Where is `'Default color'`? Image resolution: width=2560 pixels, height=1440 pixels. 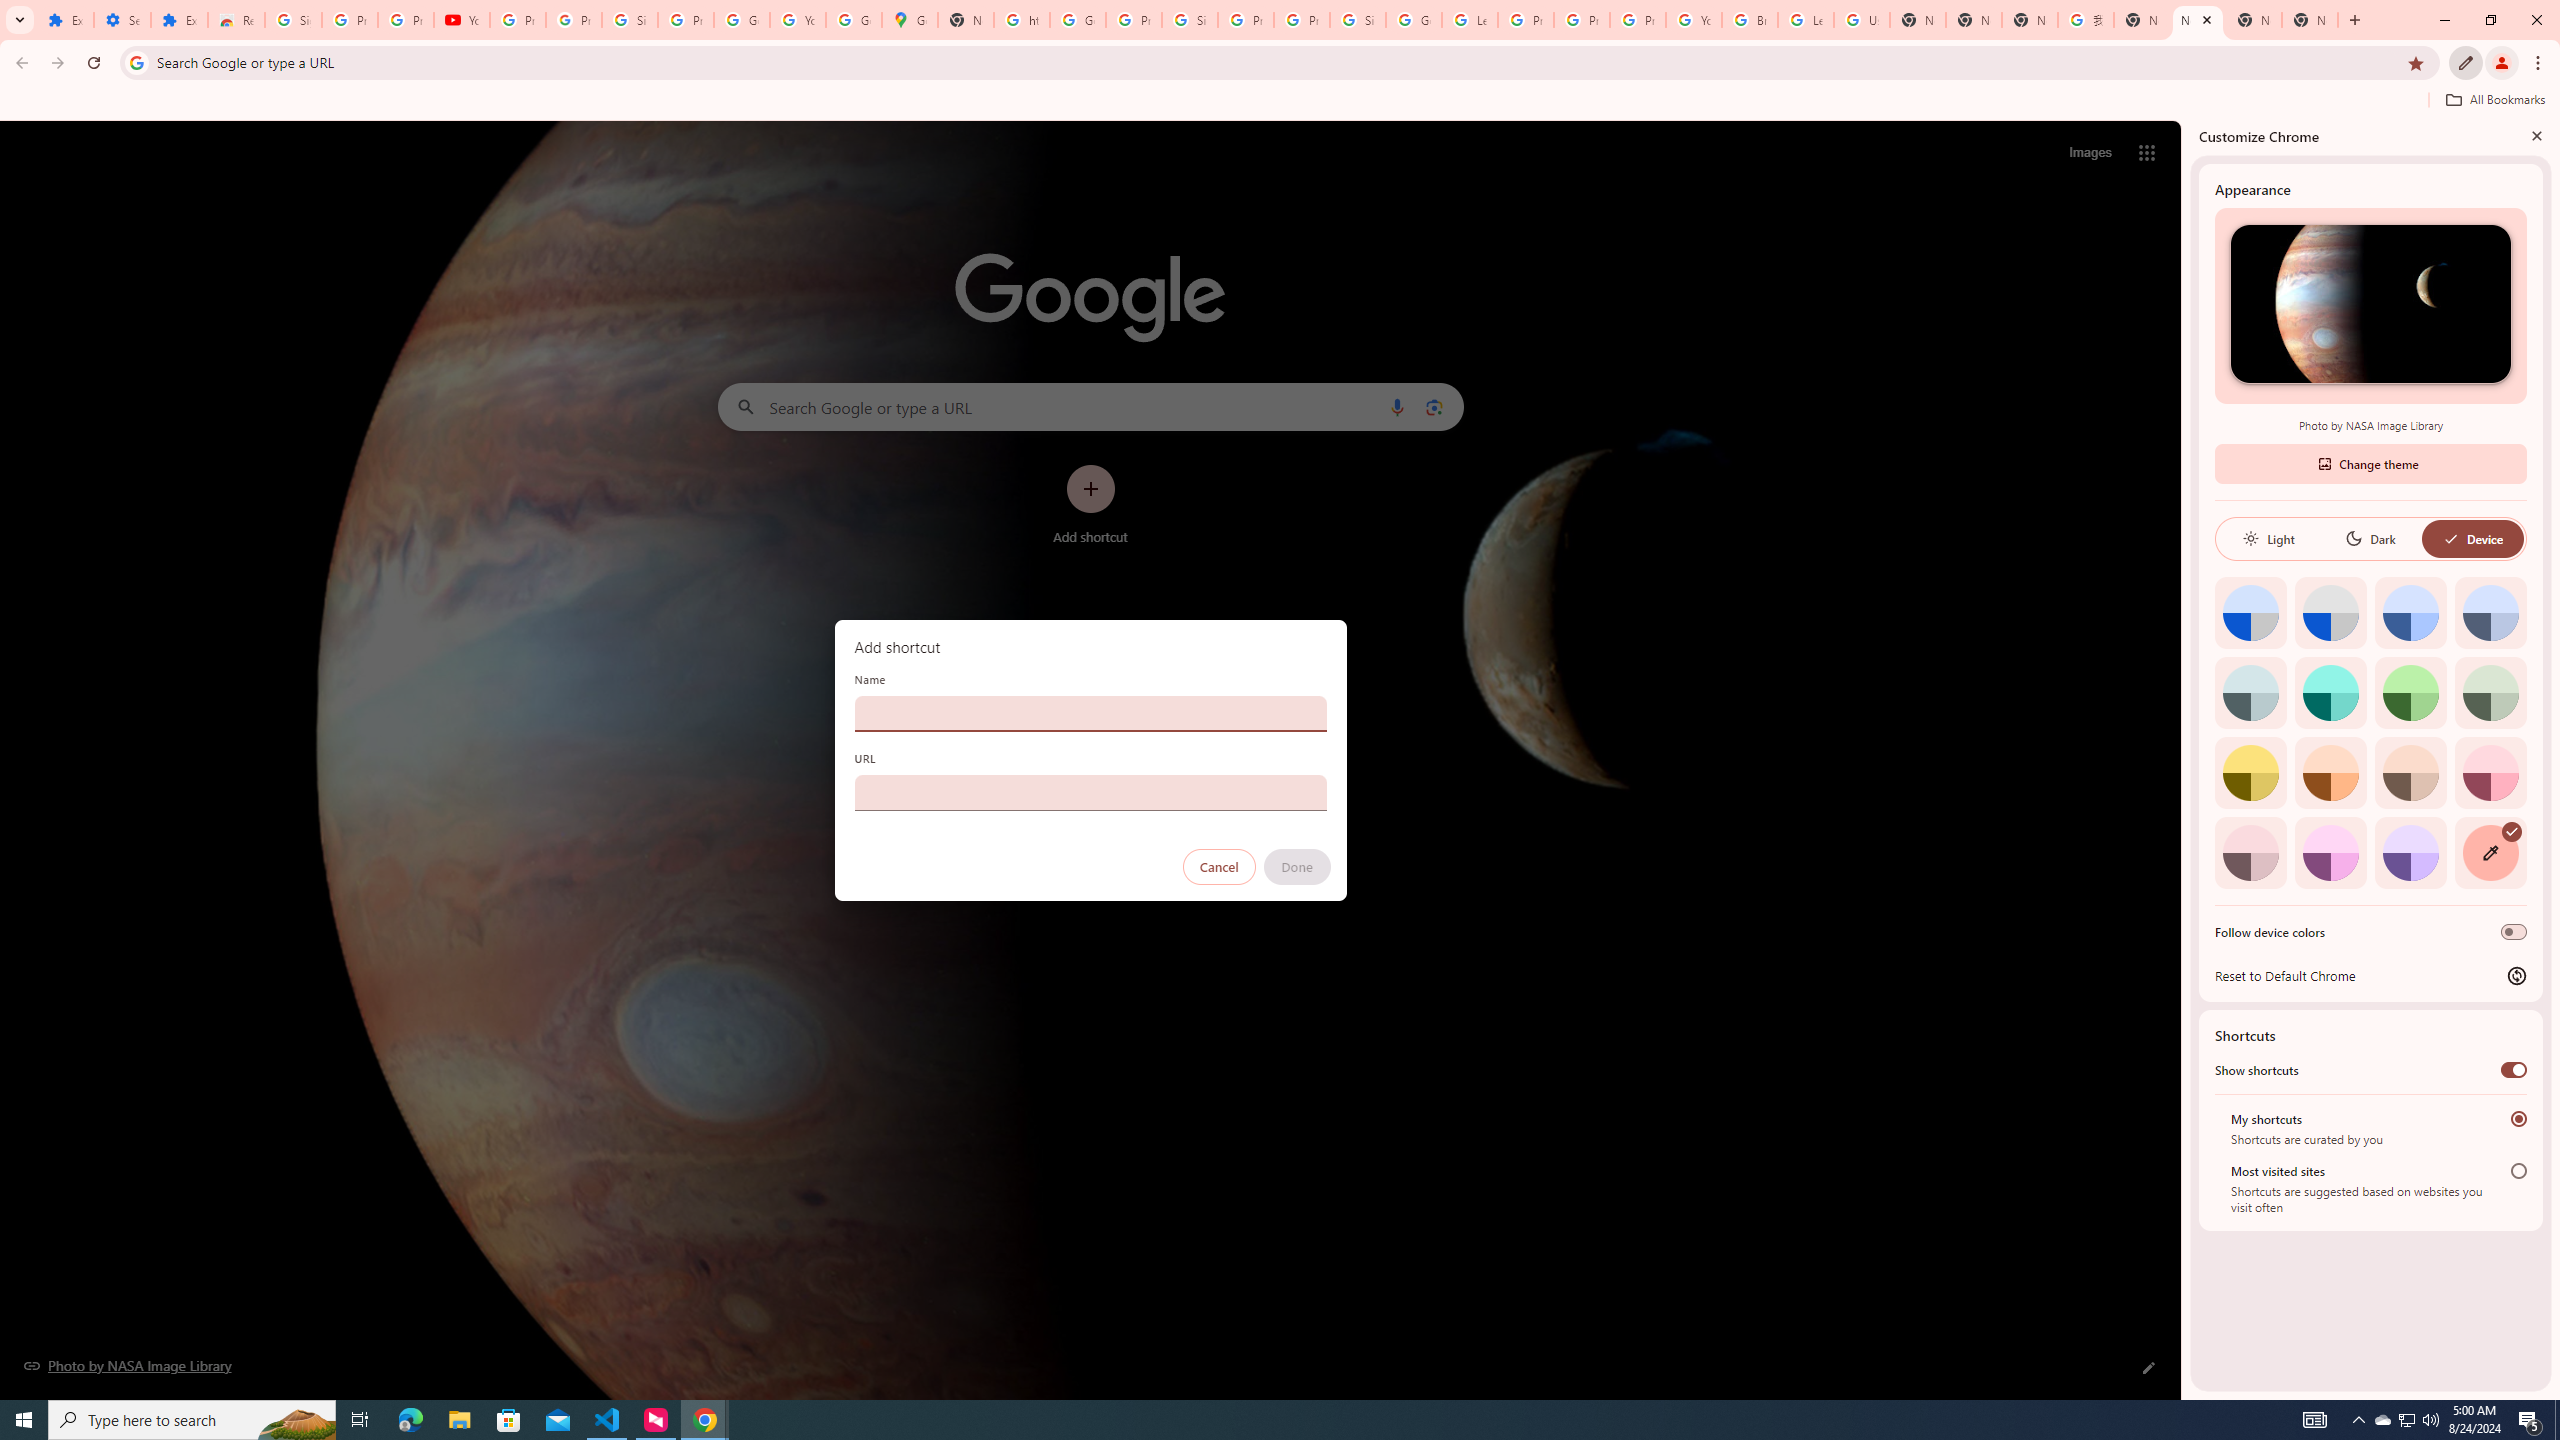 'Default color' is located at coordinates (2250, 612).